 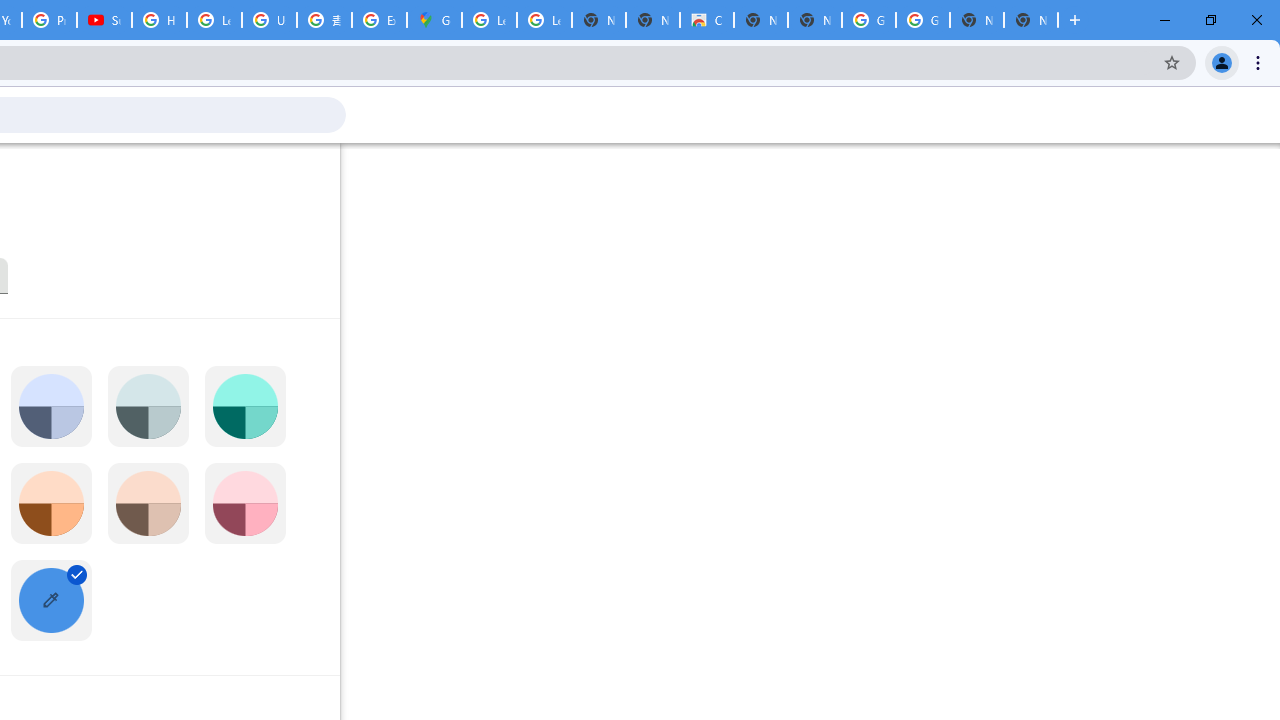 What do you see at coordinates (869, 20) in the screenshot?
I see `'Google Images'` at bounding box center [869, 20].